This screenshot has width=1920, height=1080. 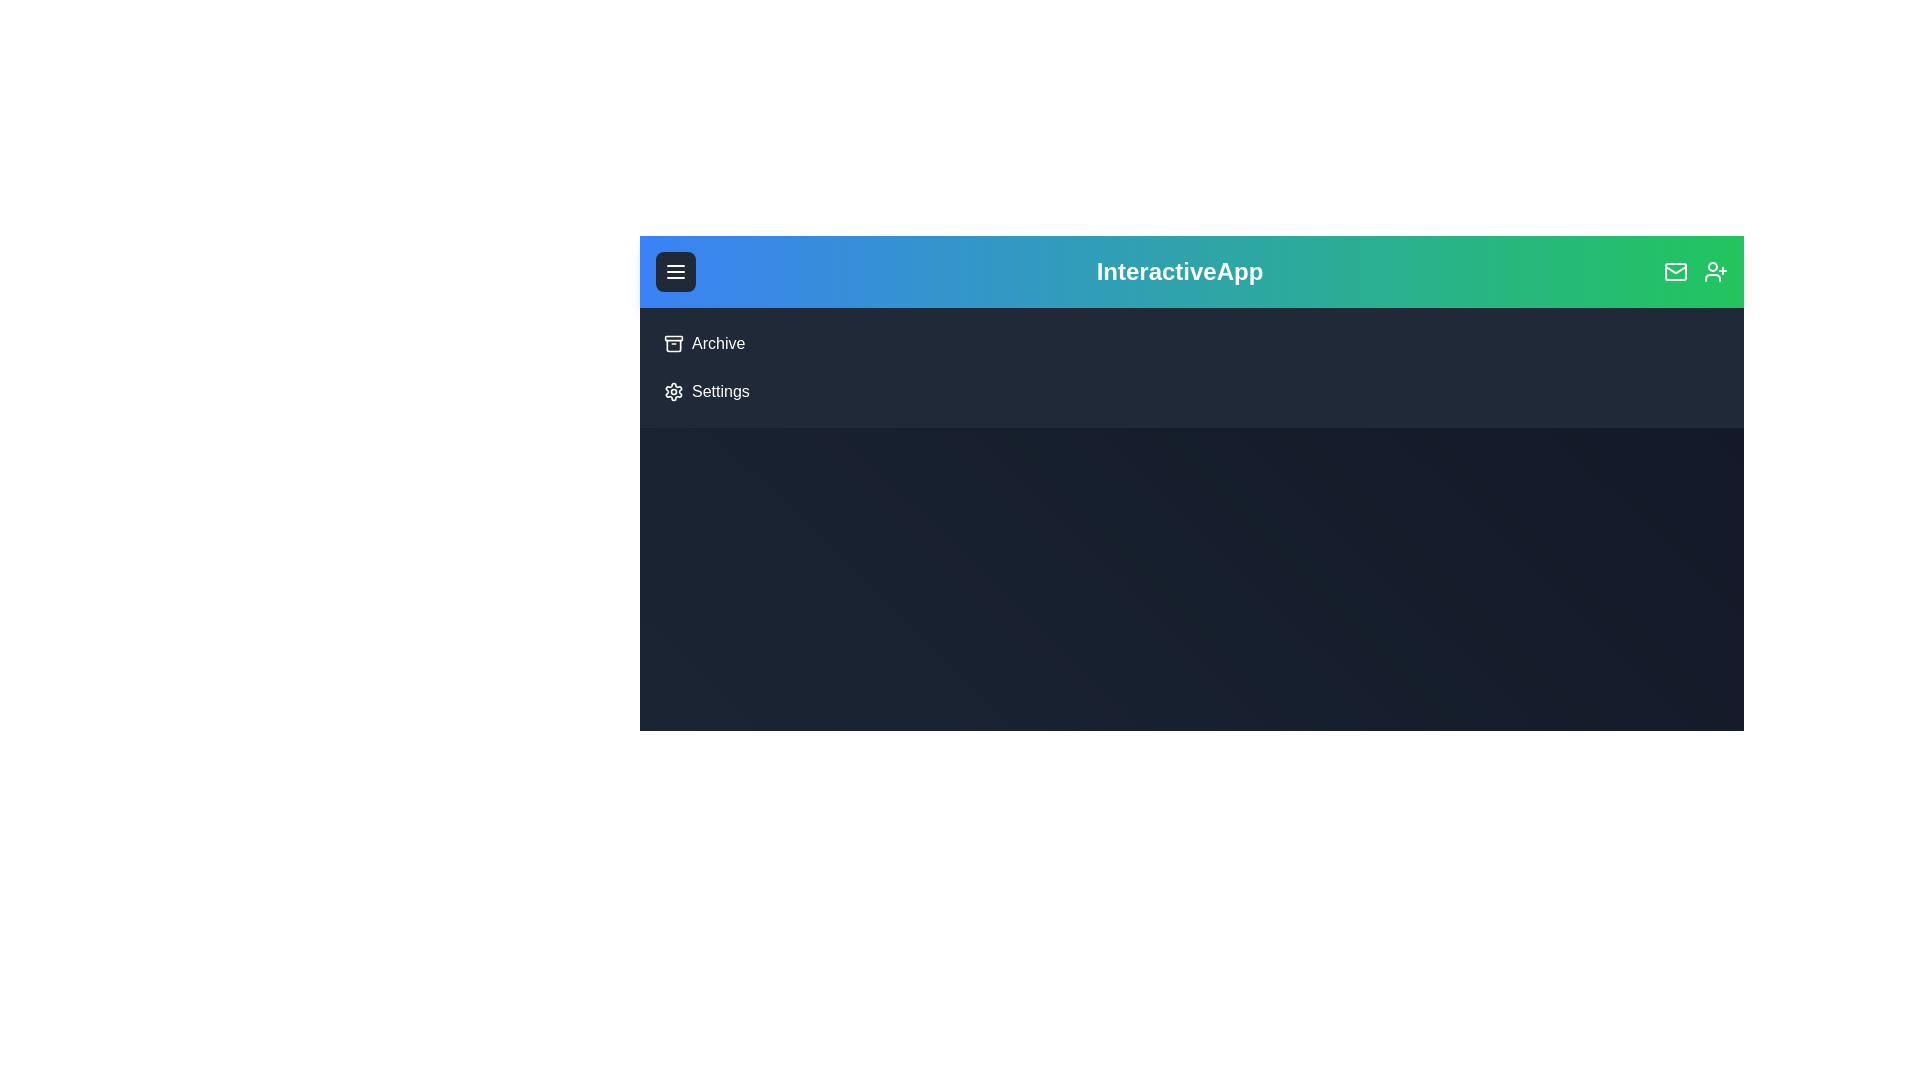 What do you see at coordinates (1675, 272) in the screenshot?
I see `the 'Mail' icon to observe the hover effect` at bounding box center [1675, 272].